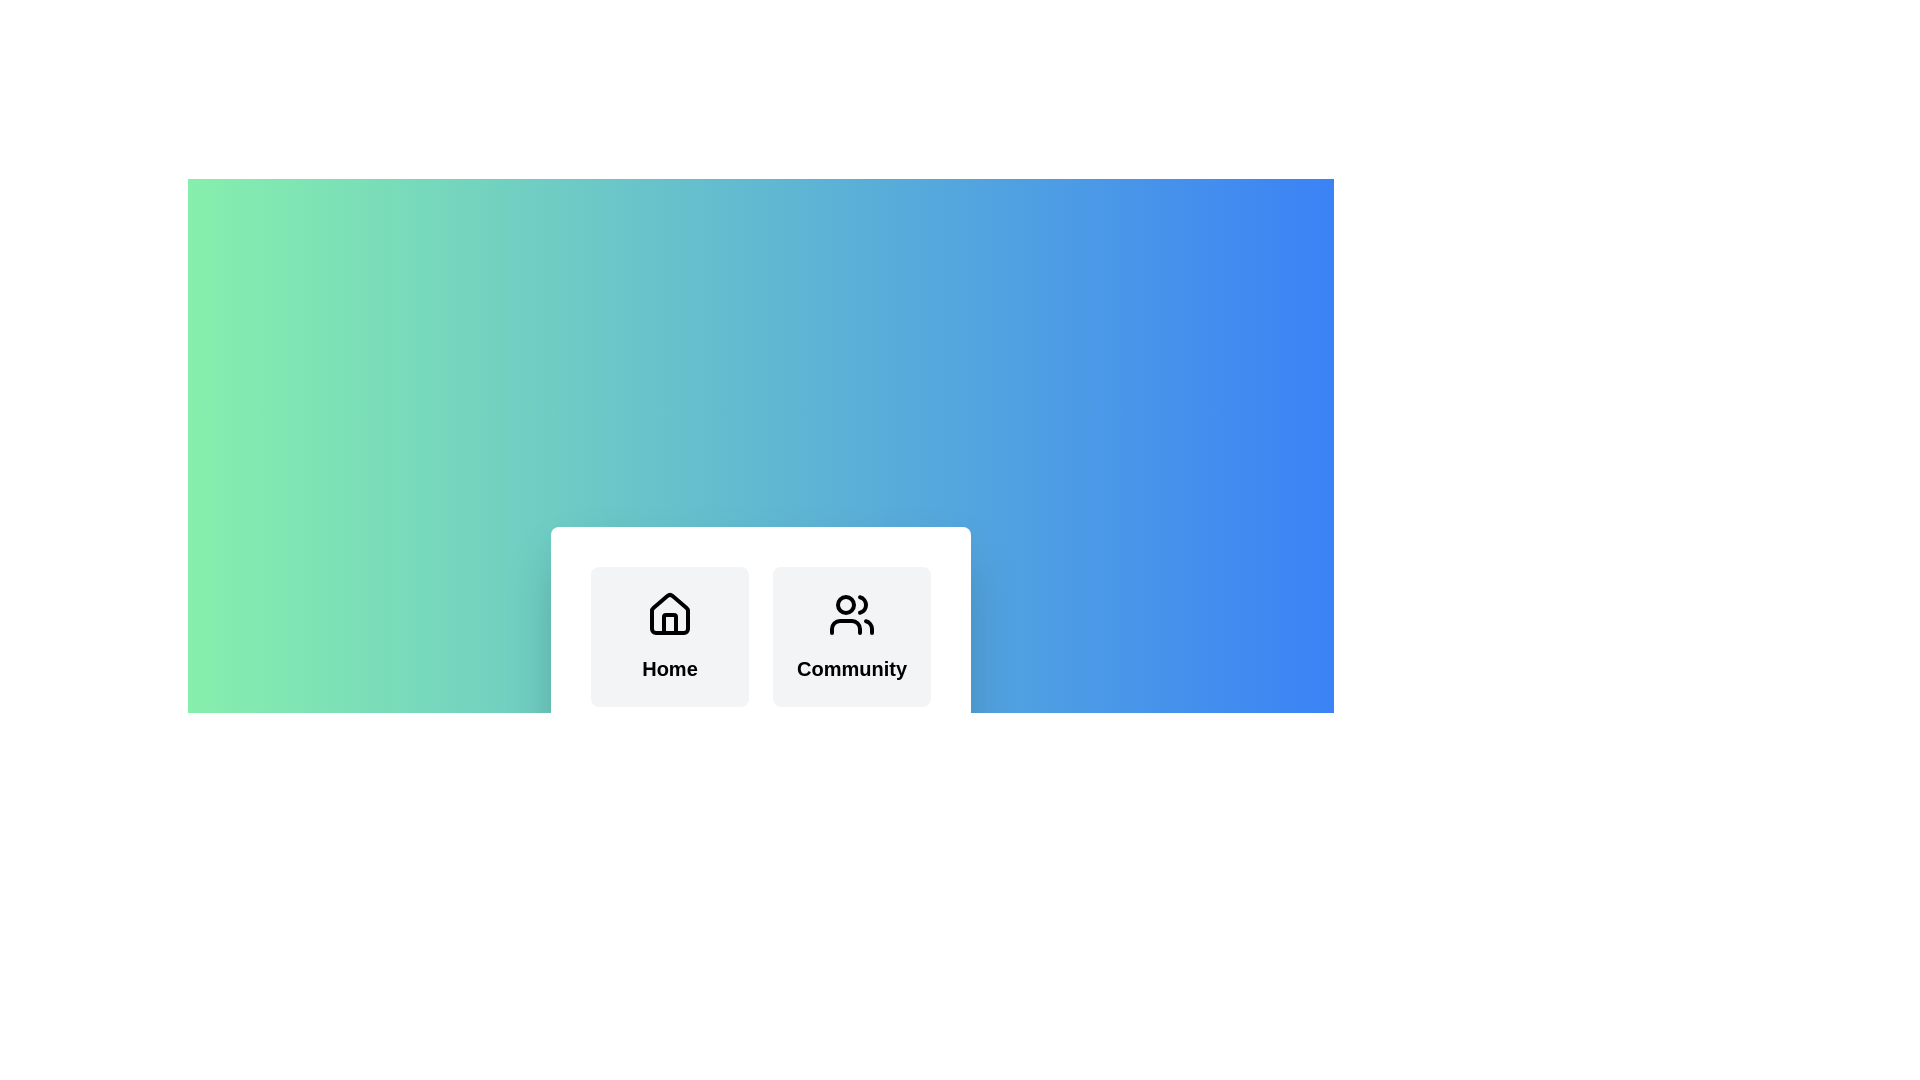  Describe the element at coordinates (670, 612) in the screenshot. I see `the 'Home' vector graphic icon located at the upper part of the left-hand icon in a horizontal pair of icons, positioned above the label that reads 'Home'` at that location.